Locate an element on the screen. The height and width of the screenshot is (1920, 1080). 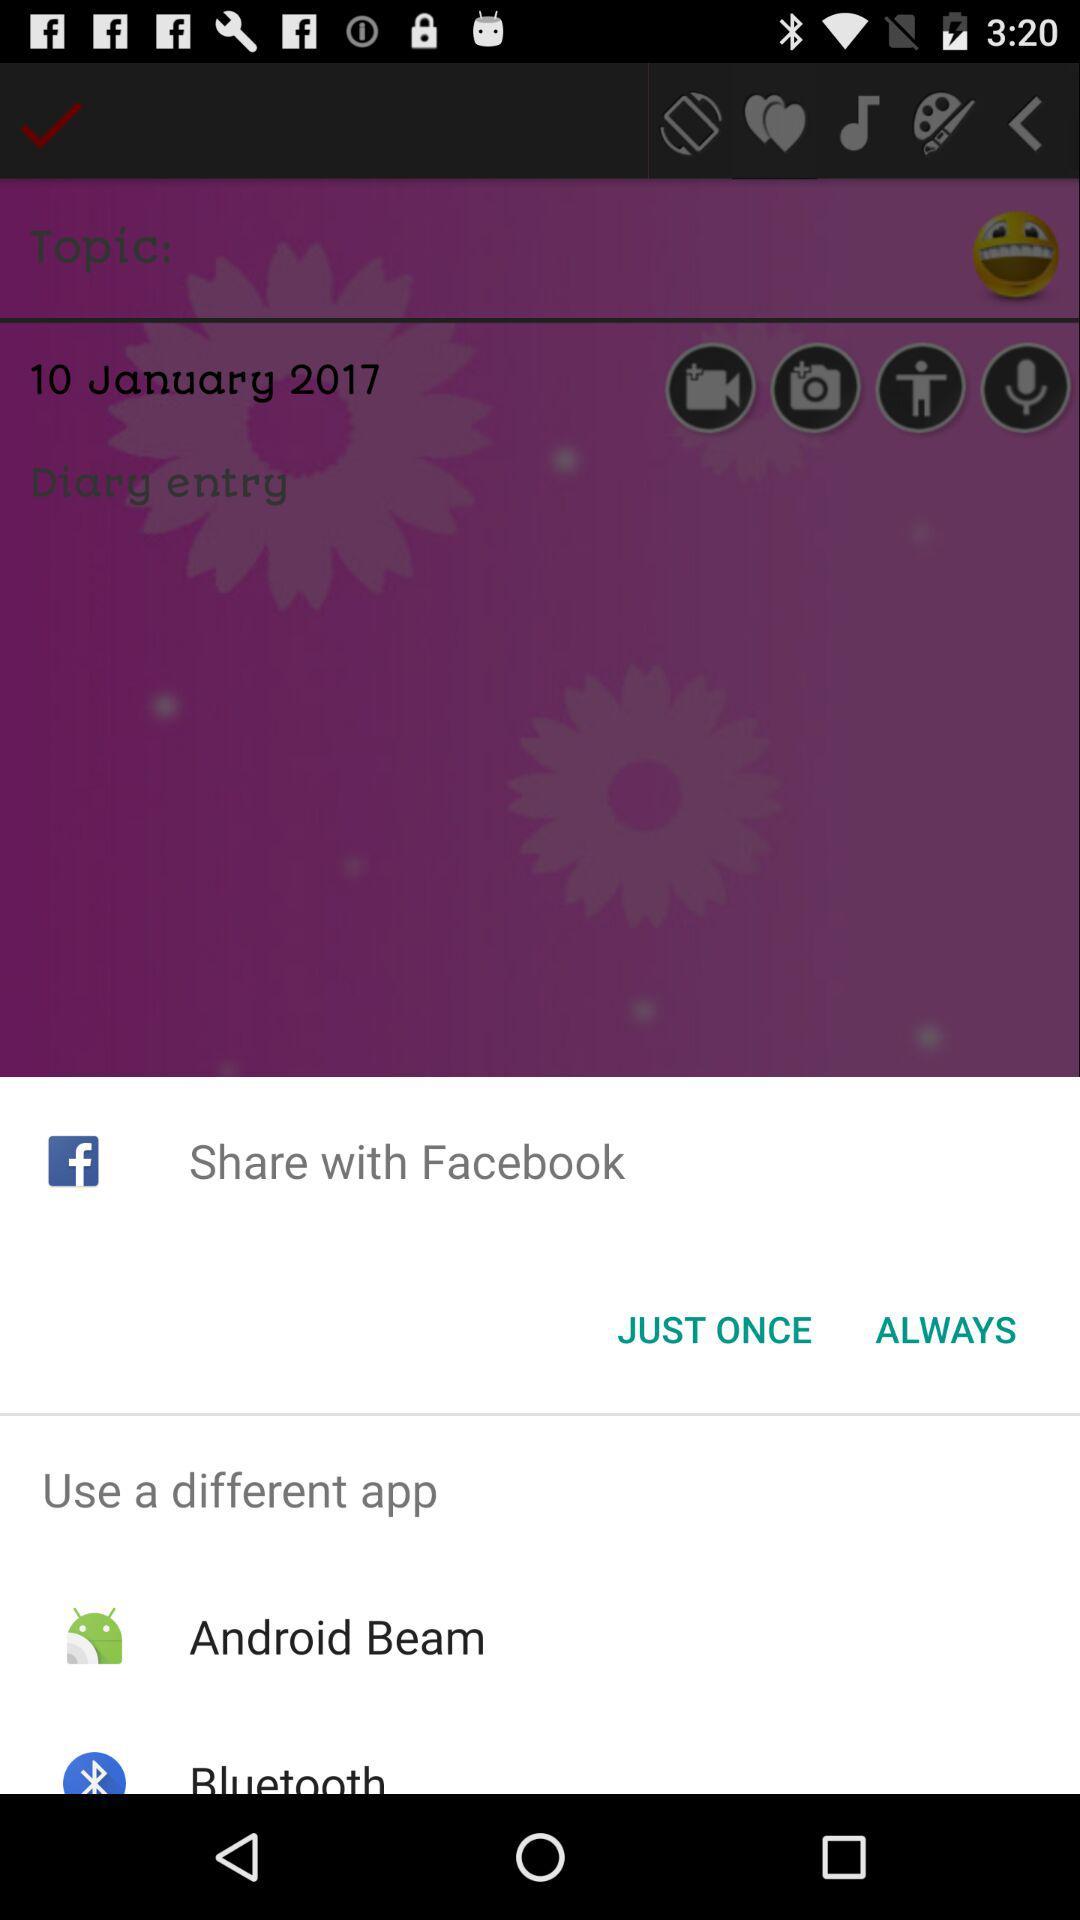
the just once item is located at coordinates (713, 1329).